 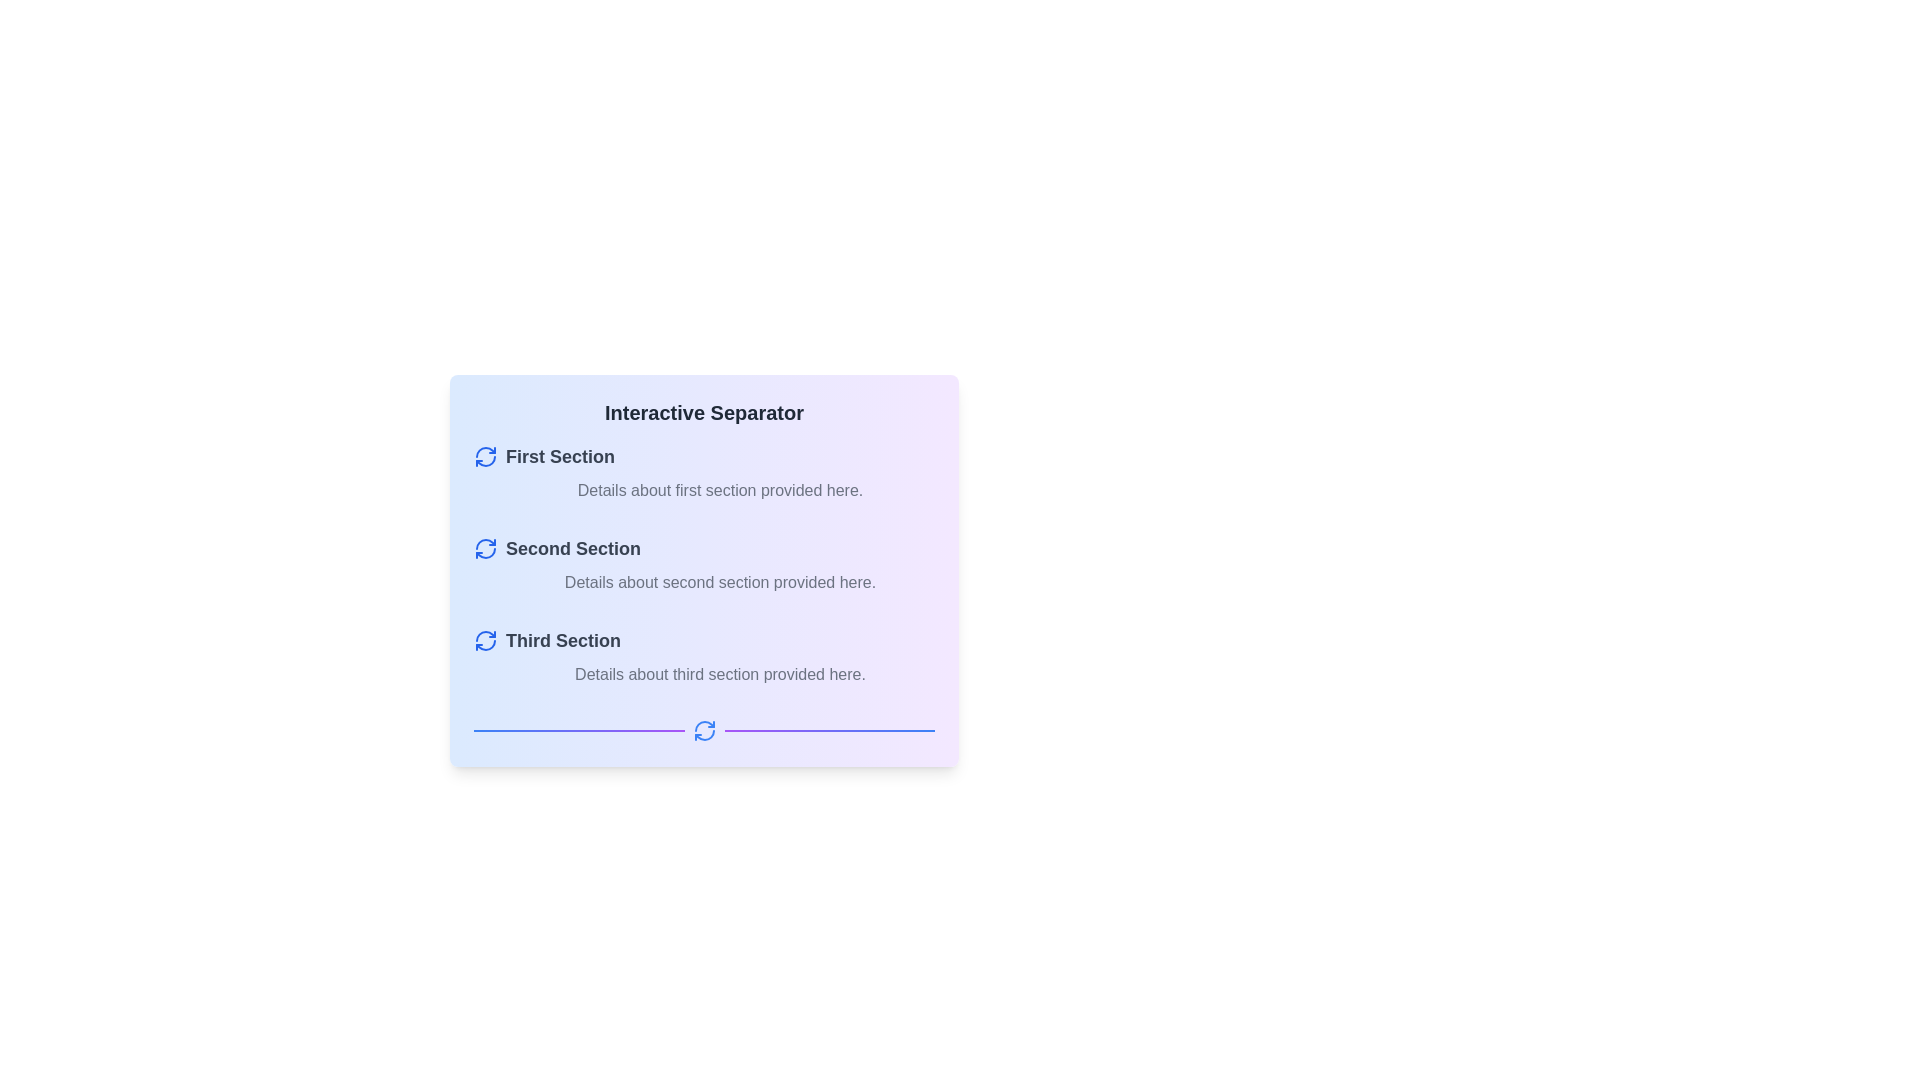 I want to click on the text label displaying 'Details about second section provided here.' which is styled in gray and aligned to the left, positioned below the 'Second Section' heading, so click(x=704, y=582).